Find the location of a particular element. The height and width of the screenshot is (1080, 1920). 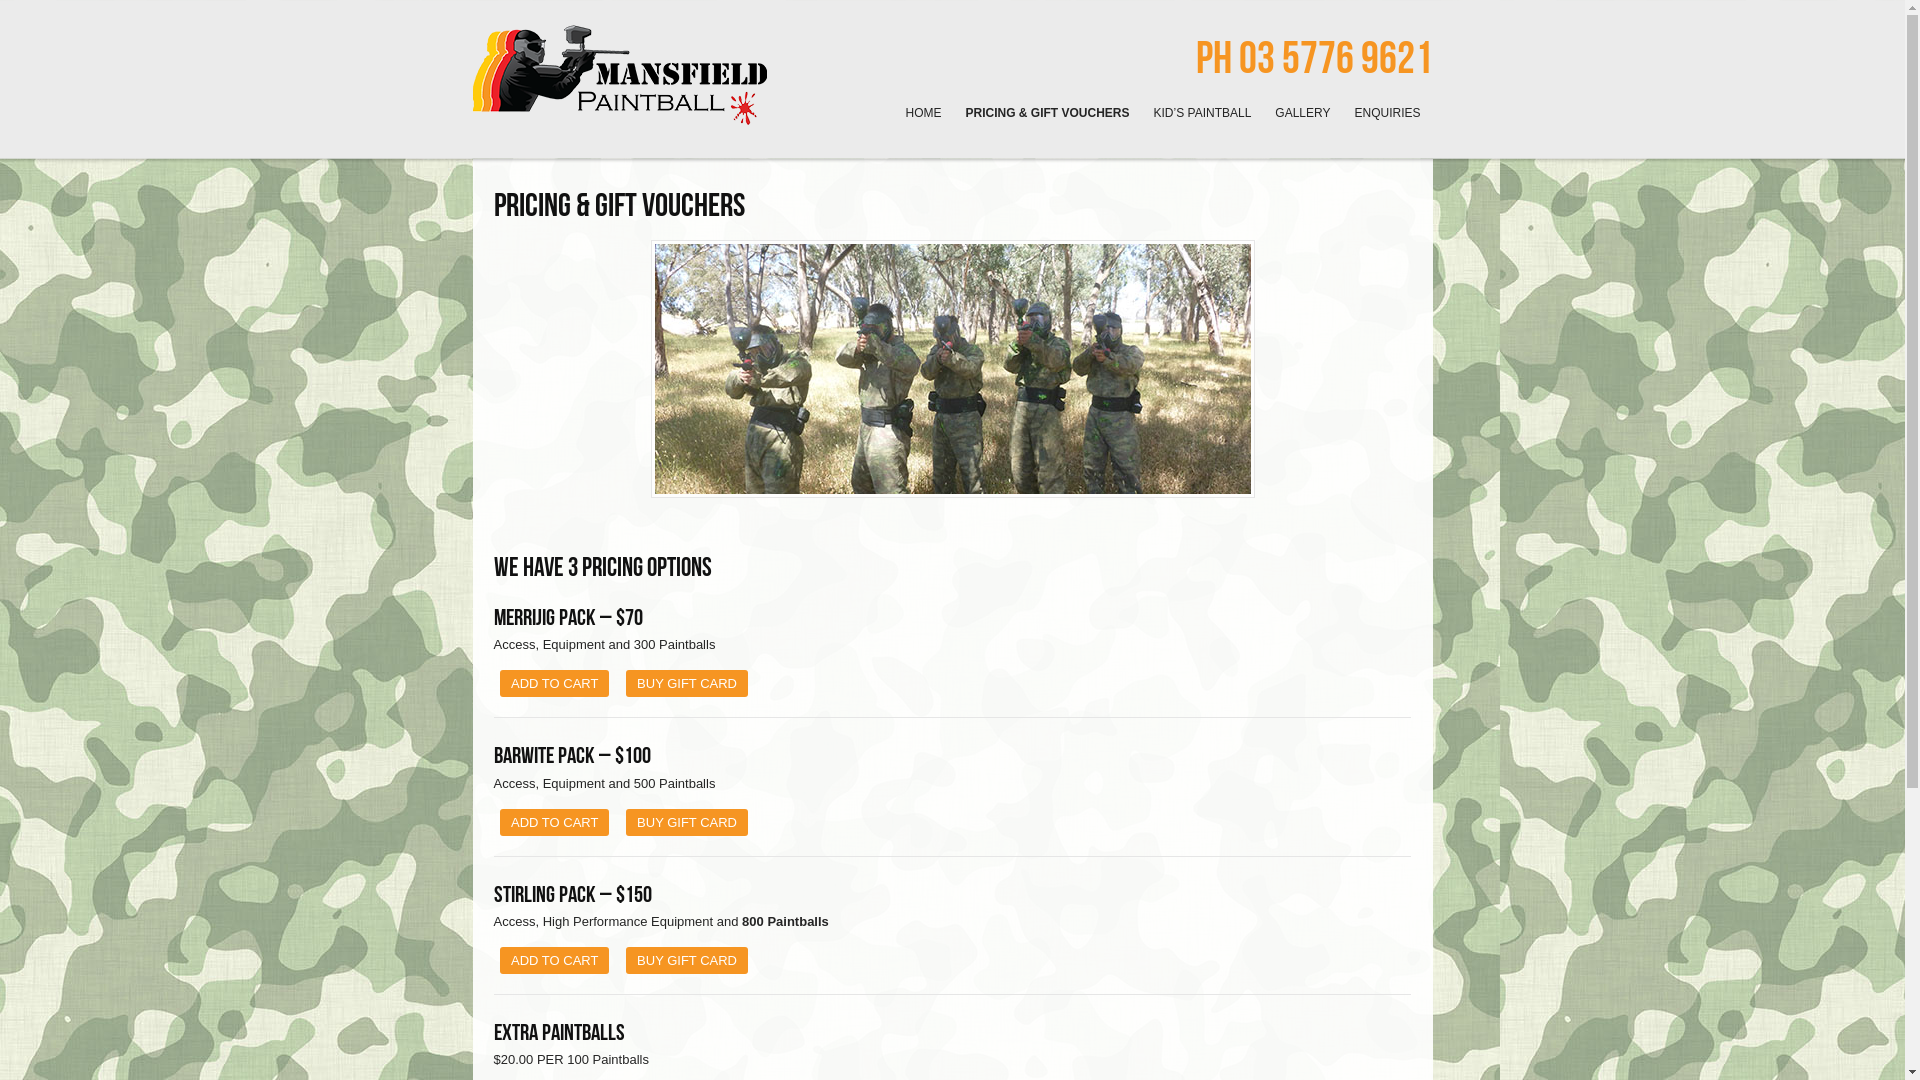

'Fun and affordable Paintball games in the high country!' is located at coordinates (618, 115).